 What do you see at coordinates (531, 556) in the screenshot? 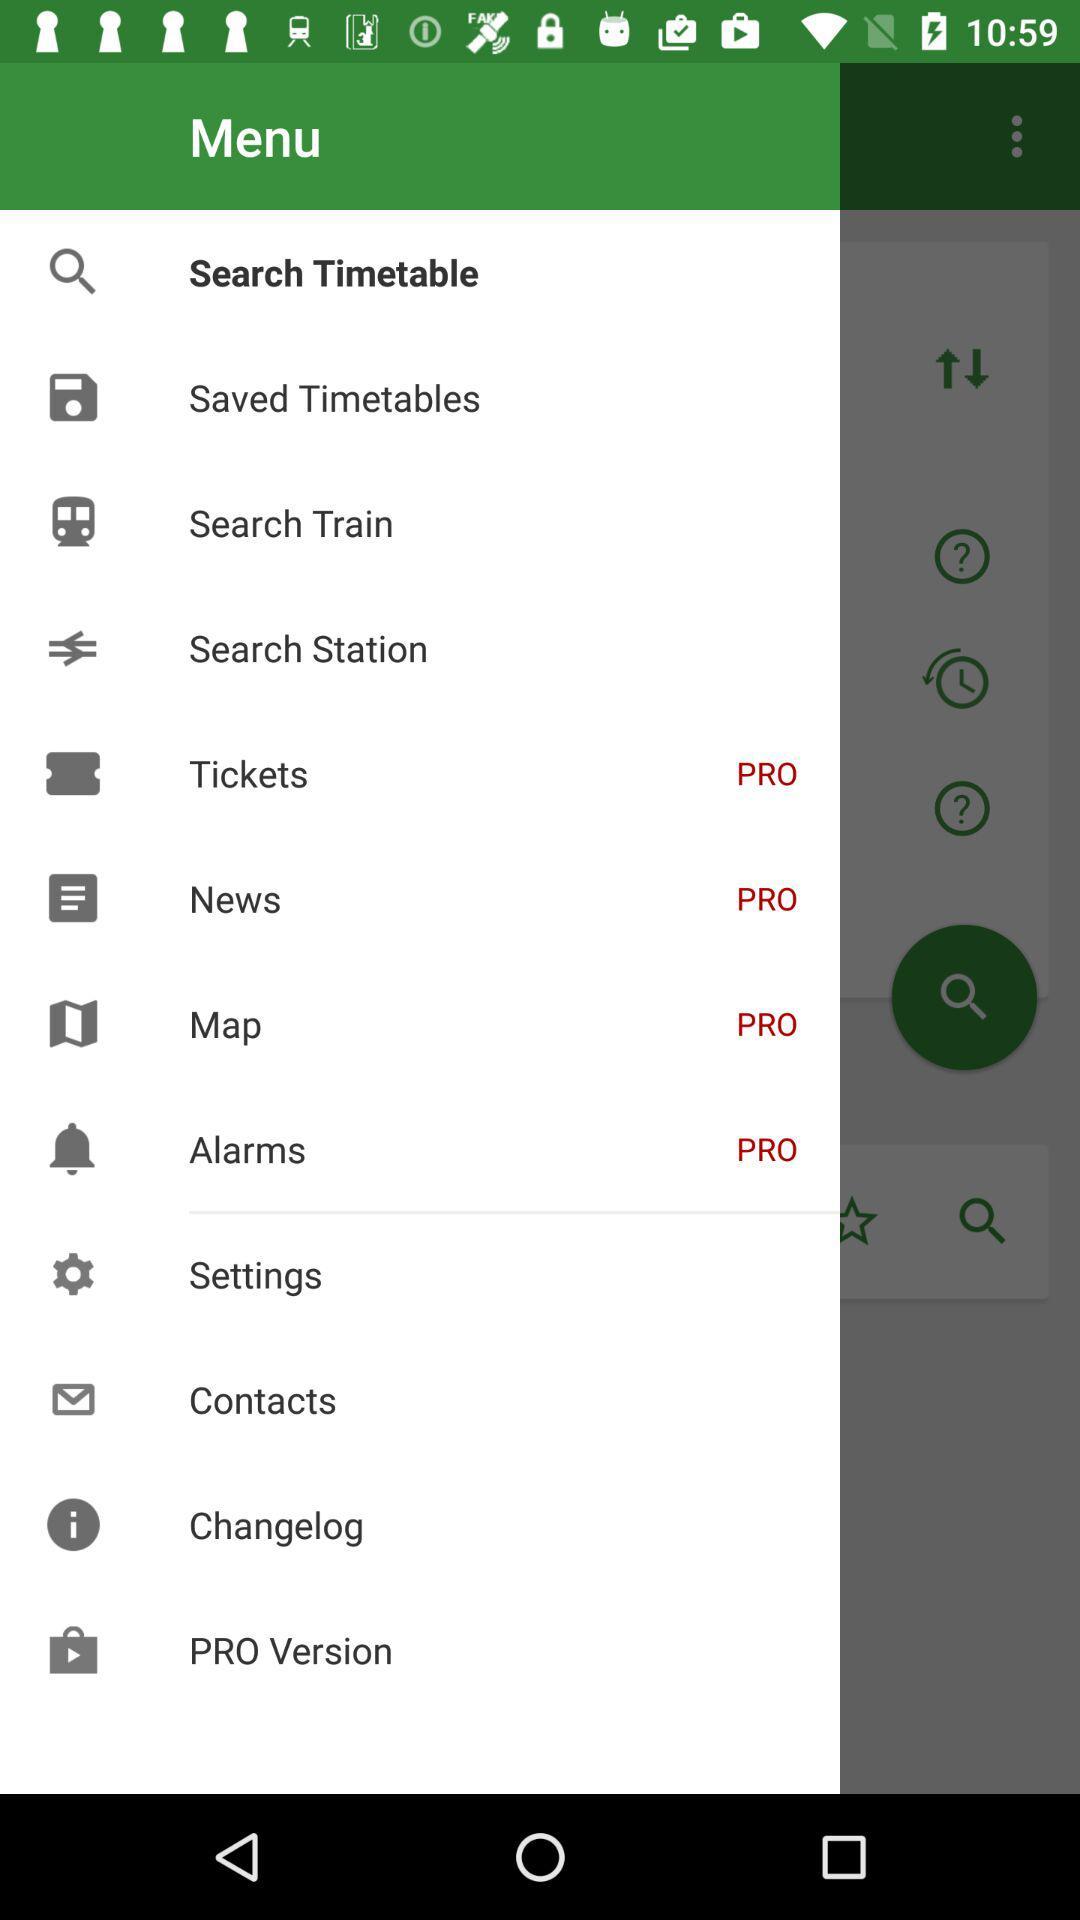
I see `text right to the train icon` at bounding box center [531, 556].